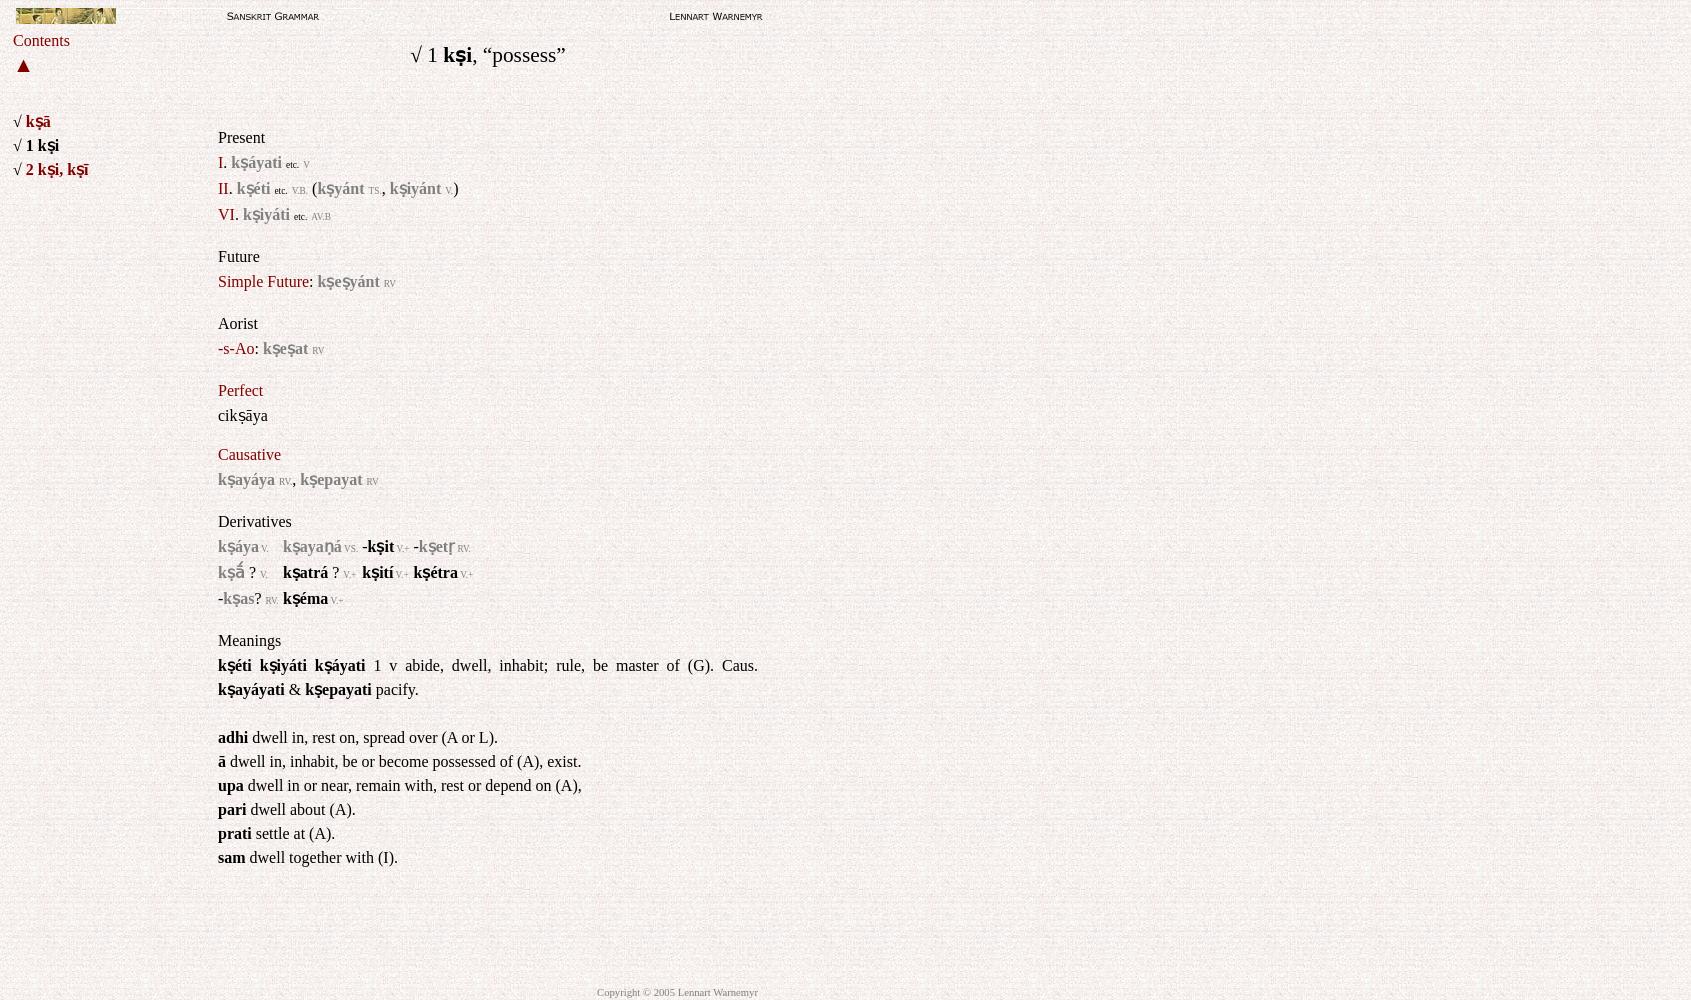  What do you see at coordinates (373, 189) in the screenshot?
I see `'TS.'` at bounding box center [373, 189].